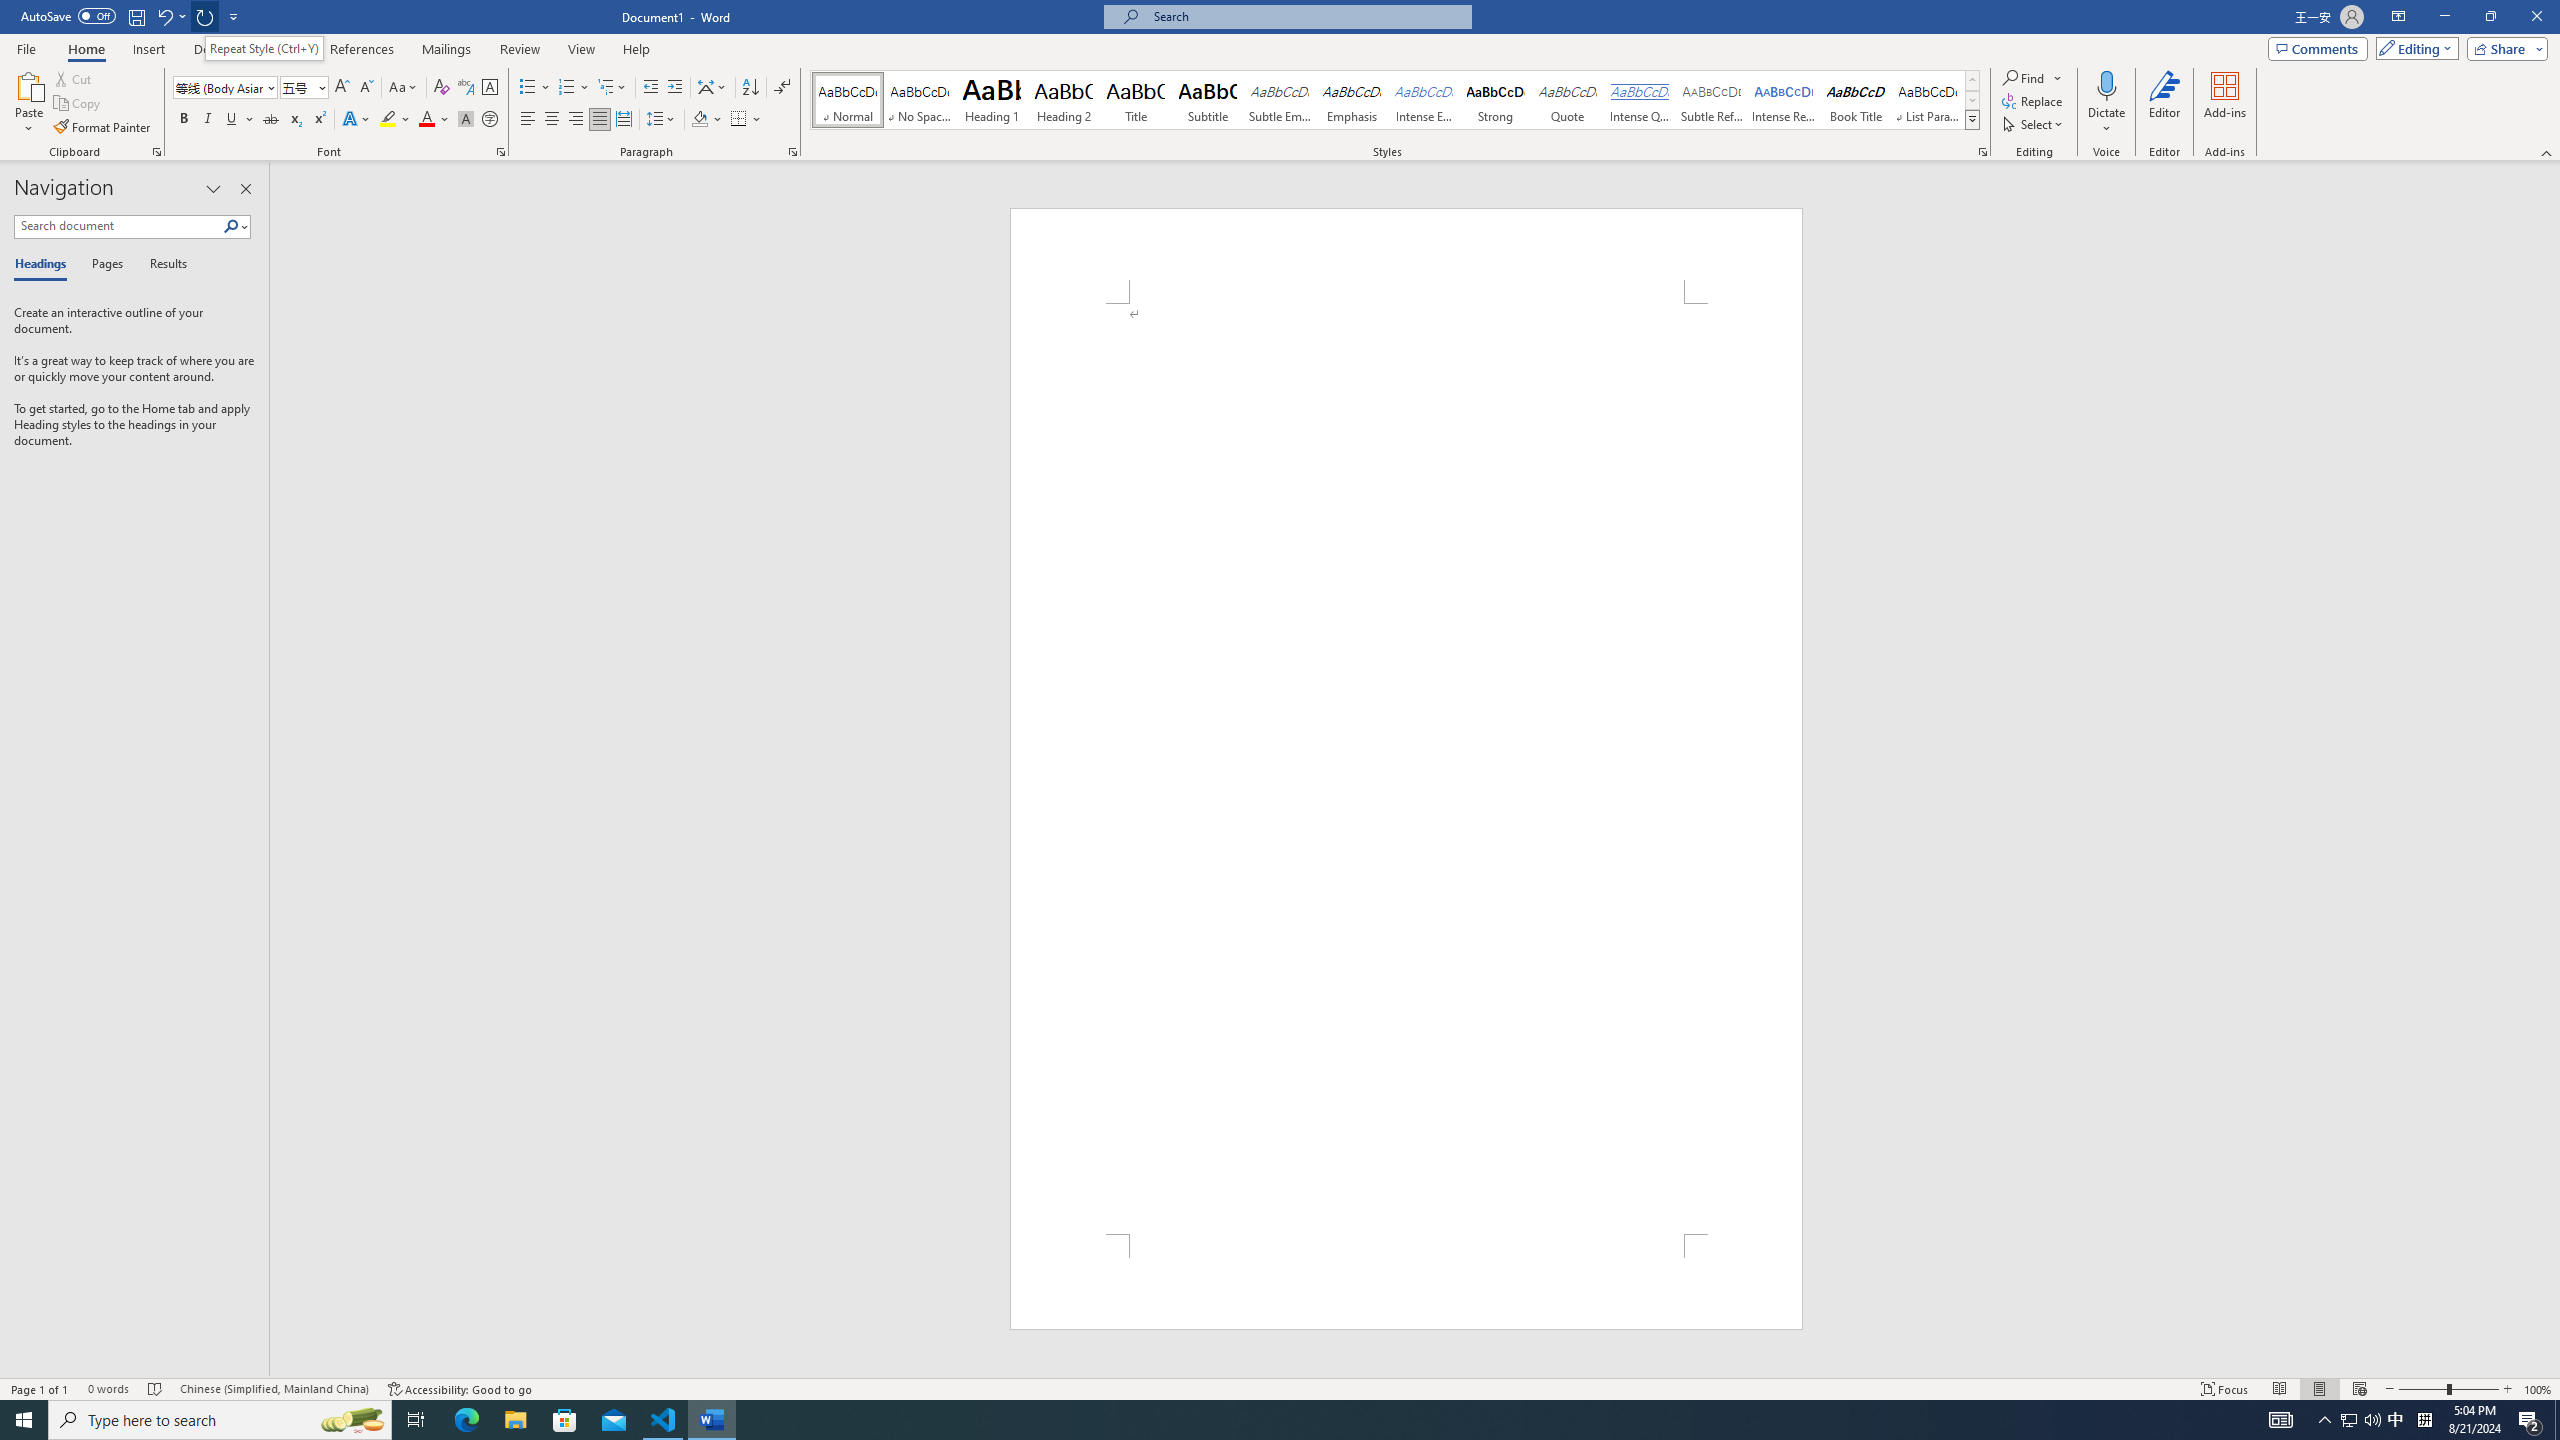  What do you see at coordinates (297, 87) in the screenshot?
I see `'Font Size'` at bounding box center [297, 87].